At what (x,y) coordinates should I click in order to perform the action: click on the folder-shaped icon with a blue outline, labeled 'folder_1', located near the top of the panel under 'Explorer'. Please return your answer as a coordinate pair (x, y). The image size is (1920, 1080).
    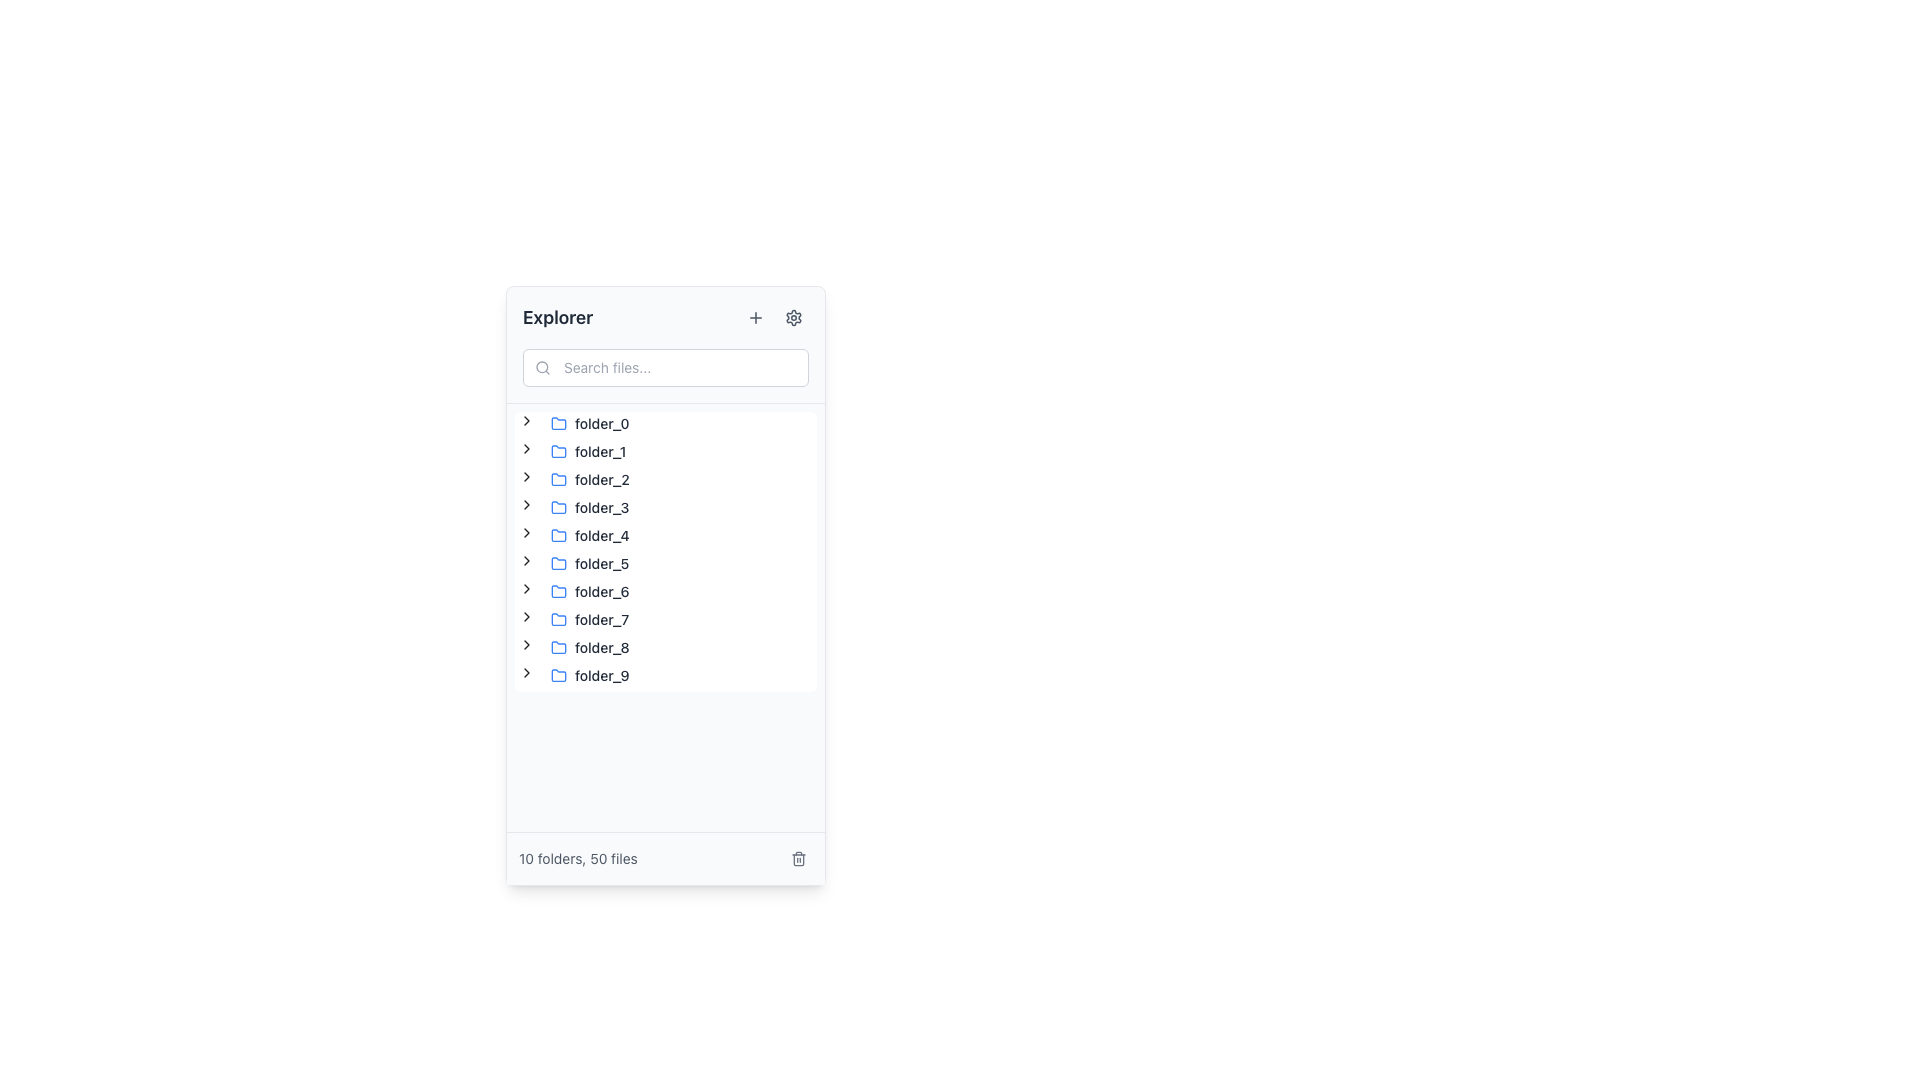
    Looking at the image, I should click on (558, 451).